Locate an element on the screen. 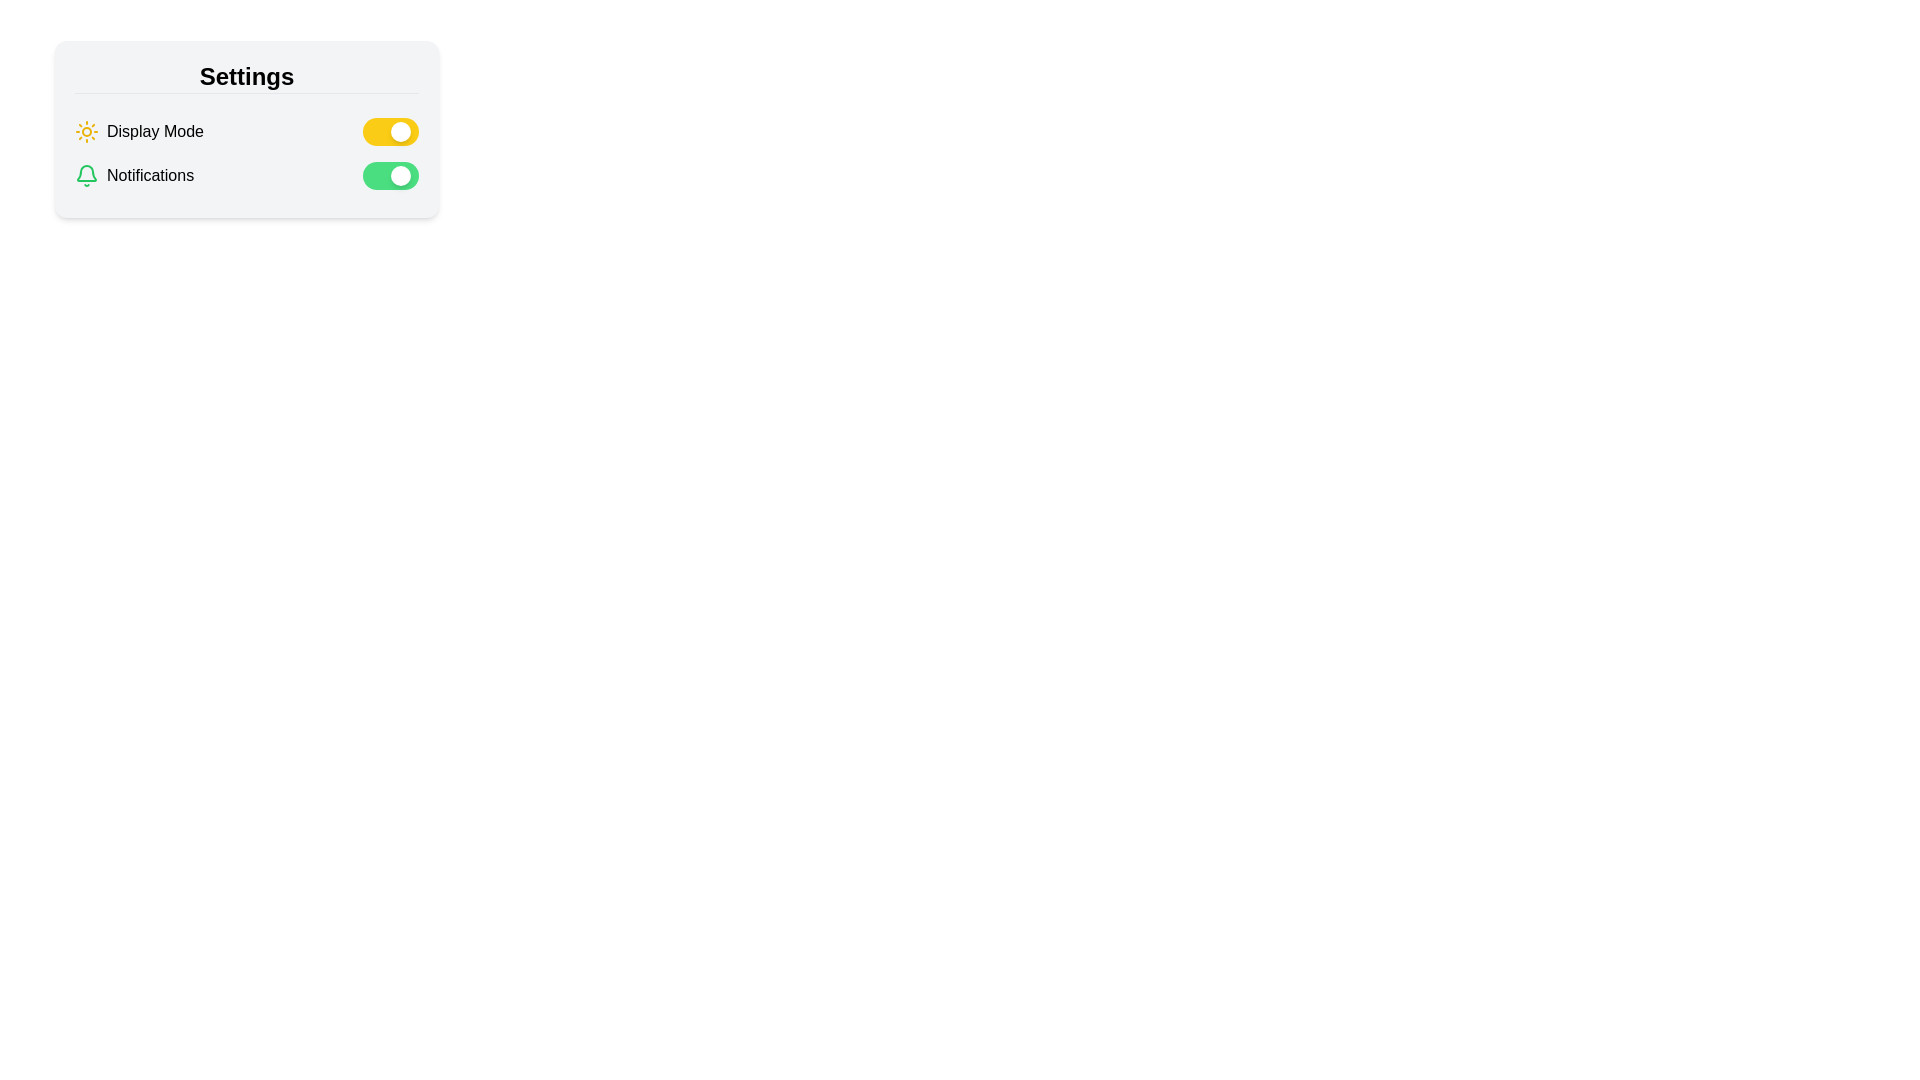 This screenshot has height=1080, width=1920. the text label that describes the purpose of the accompanying switch toggle for enabling or disabling notifications, located below the 'Display Mode' section is located at coordinates (149, 175).